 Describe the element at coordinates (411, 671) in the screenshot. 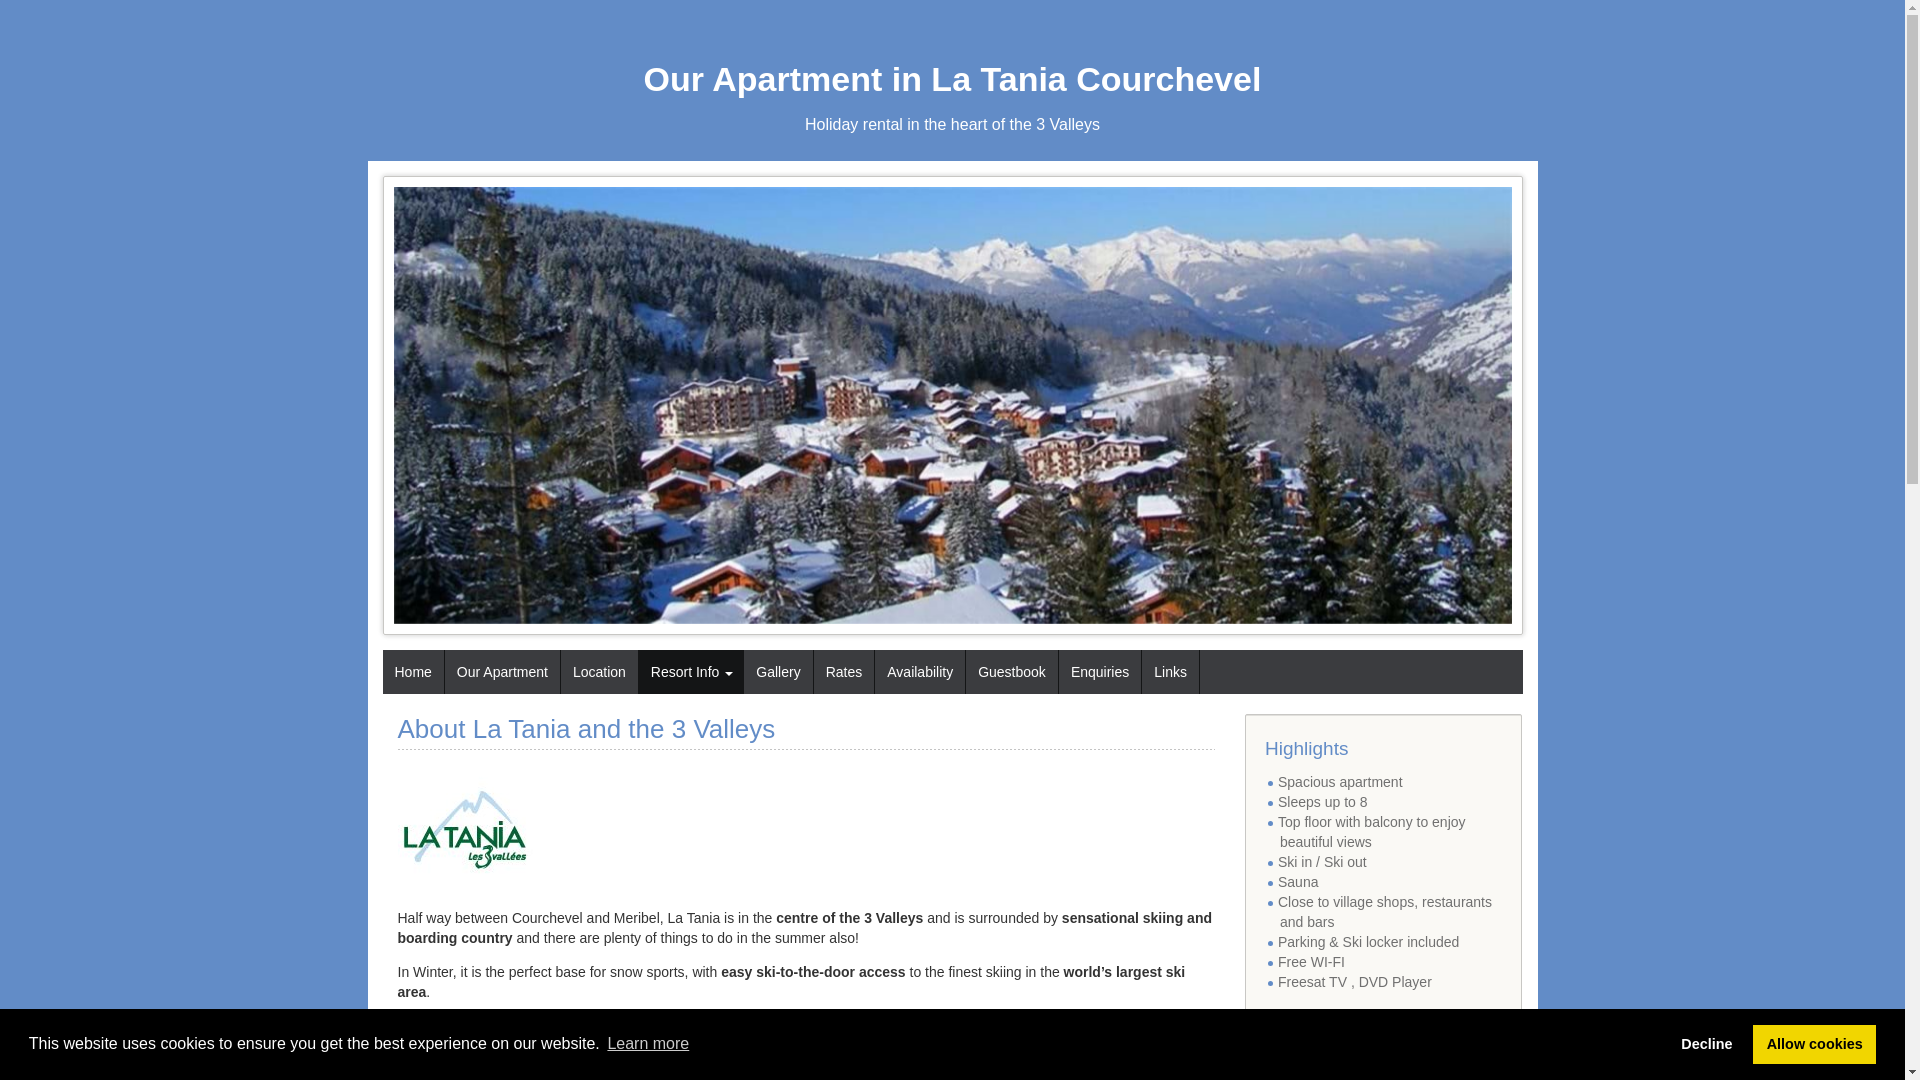

I see `'Home'` at that location.